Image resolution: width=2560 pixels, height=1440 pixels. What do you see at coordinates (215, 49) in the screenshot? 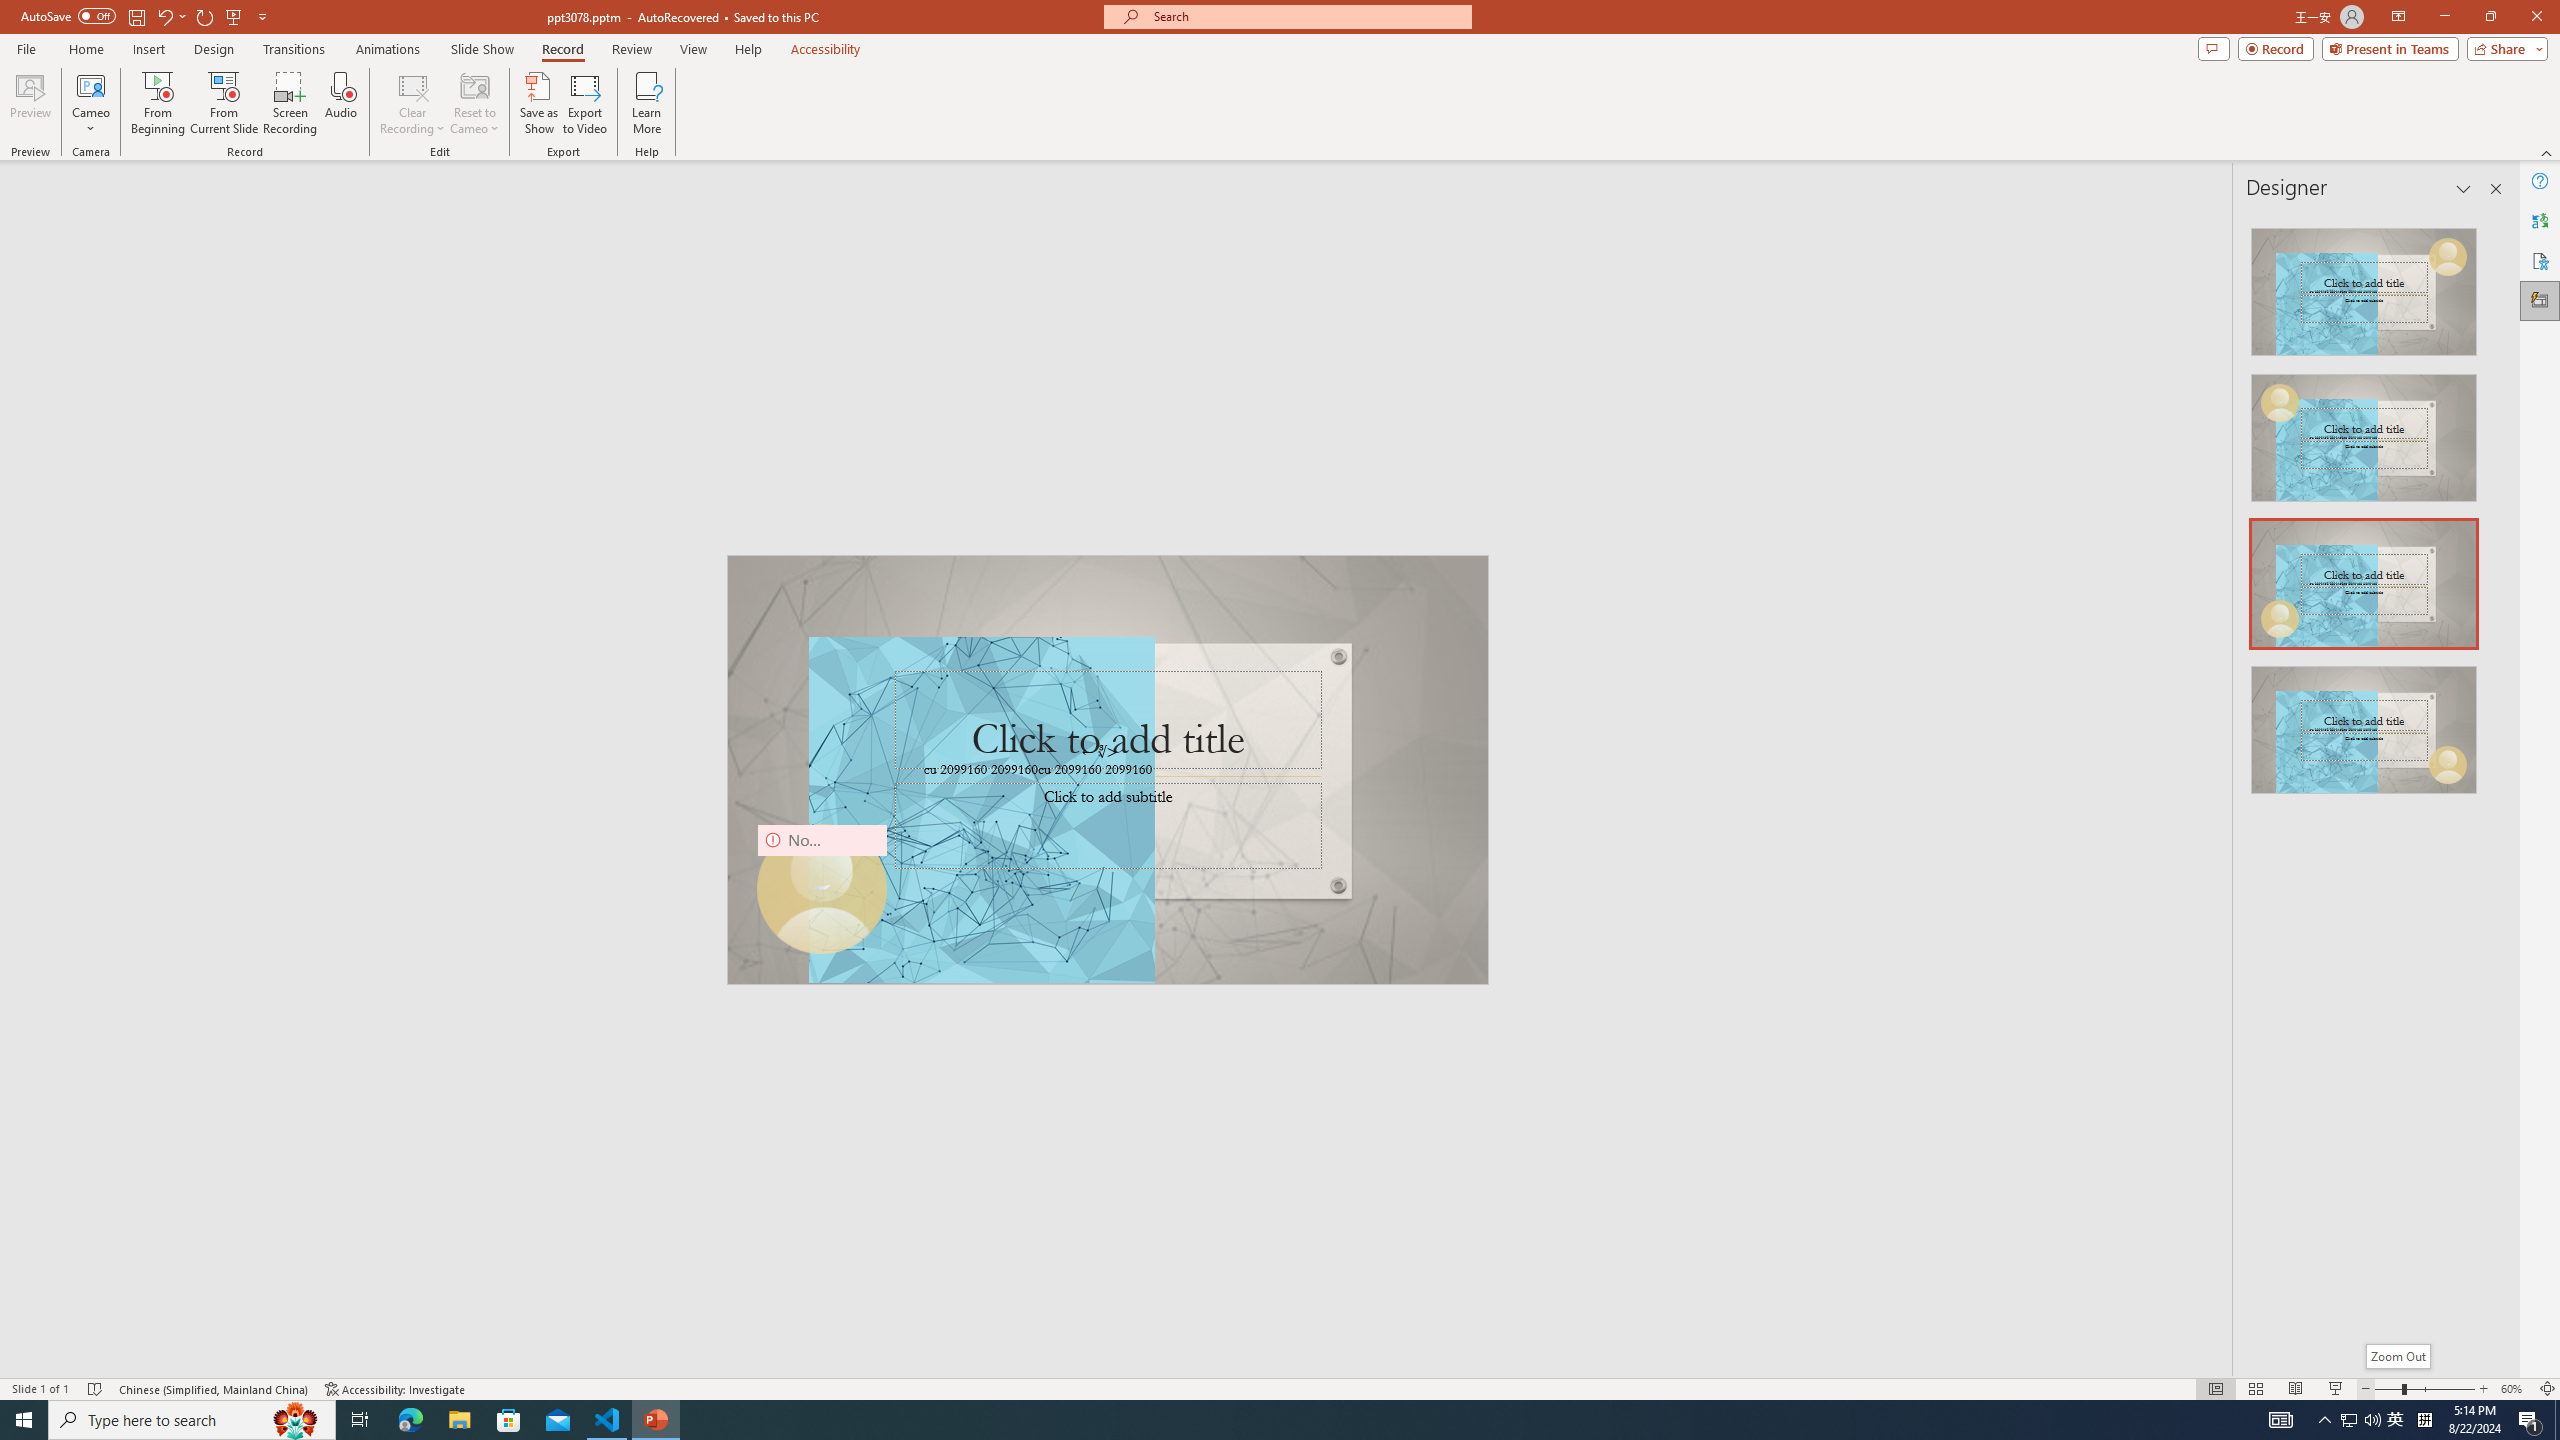
I see `'Design'` at bounding box center [215, 49].